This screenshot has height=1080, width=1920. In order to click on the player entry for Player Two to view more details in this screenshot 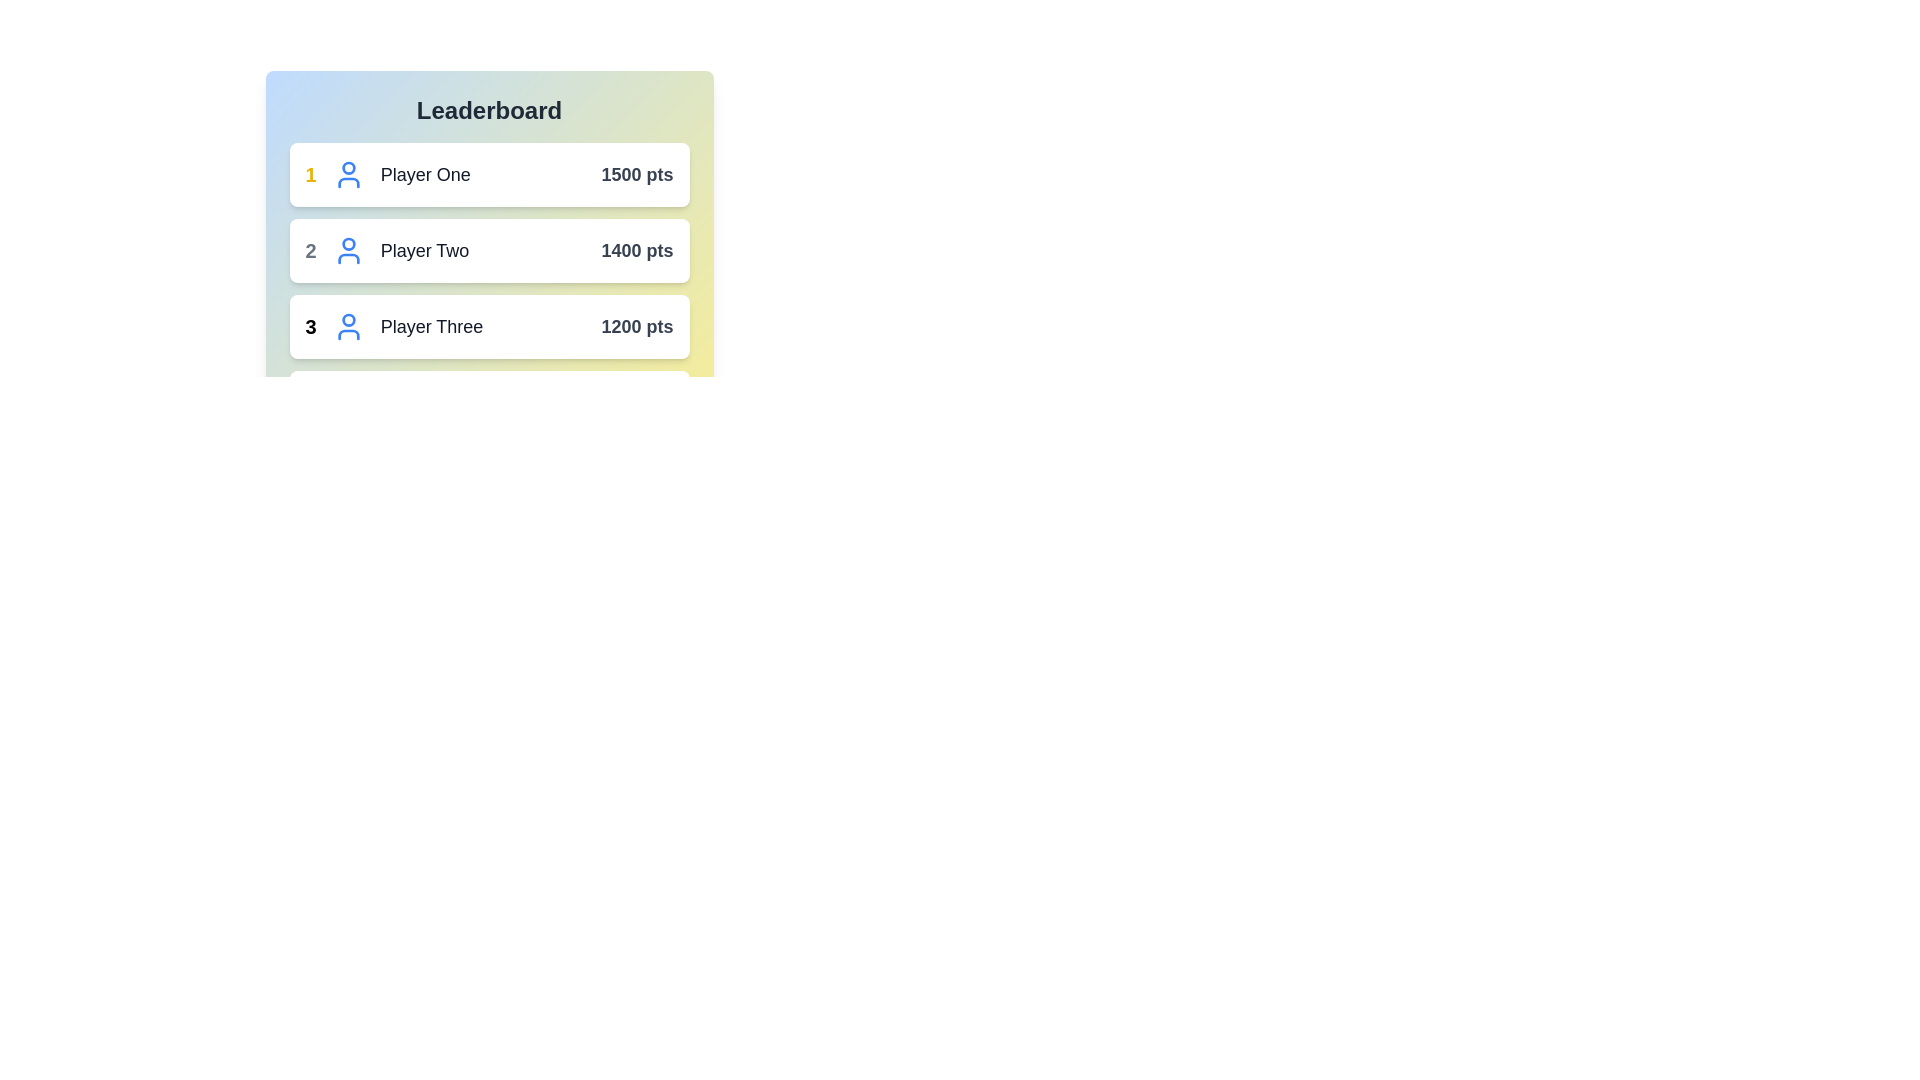, I will do `click(489, 249)`.